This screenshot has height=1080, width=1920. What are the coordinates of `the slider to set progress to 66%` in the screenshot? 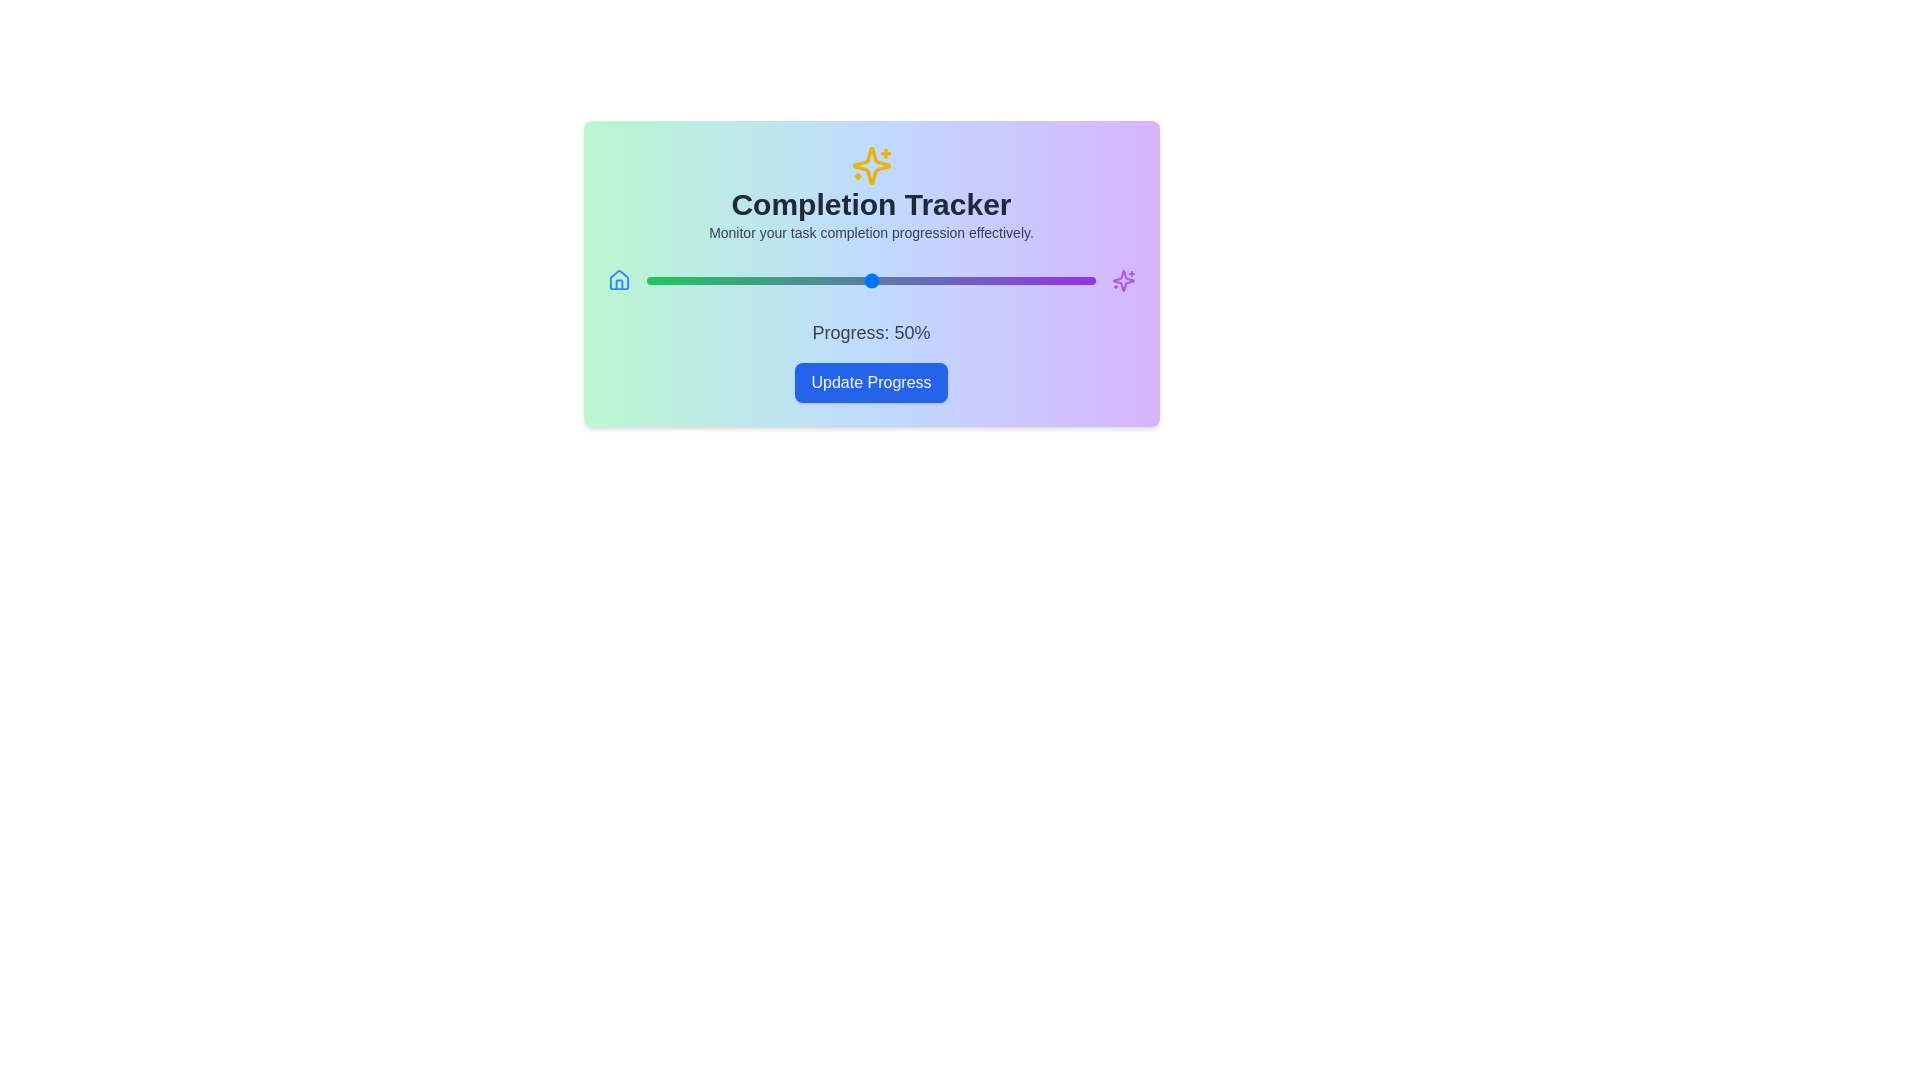 It's located at (942, 281).